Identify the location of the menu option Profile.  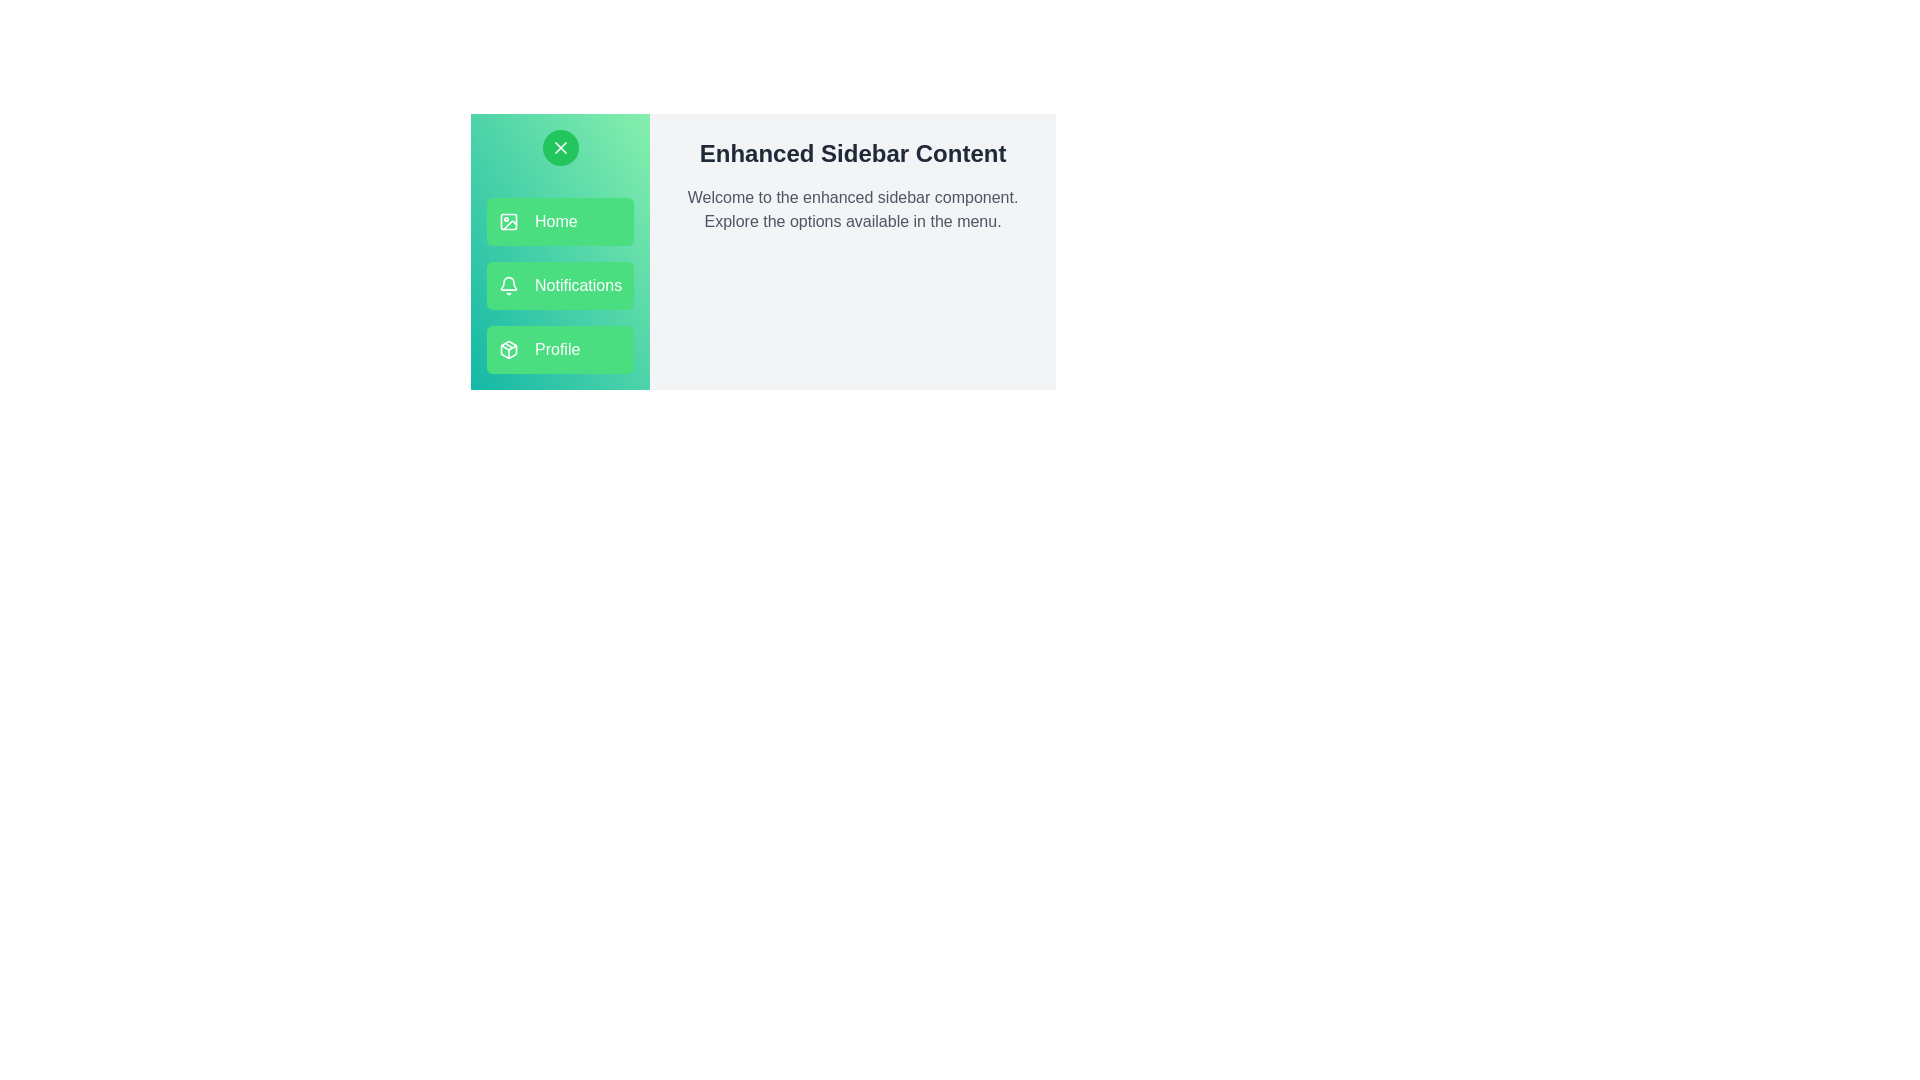
(560, 349).